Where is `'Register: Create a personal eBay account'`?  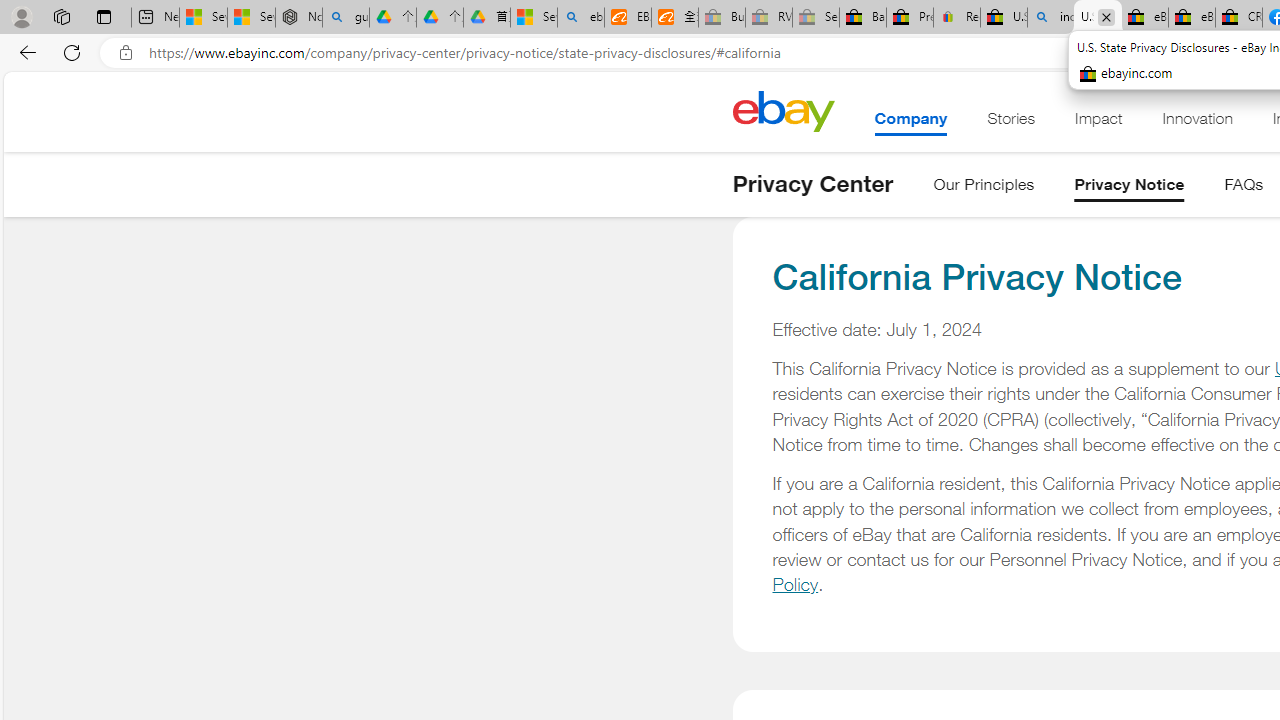 'Register: Create a personal eBay account' is located at coordinates (956, 17).